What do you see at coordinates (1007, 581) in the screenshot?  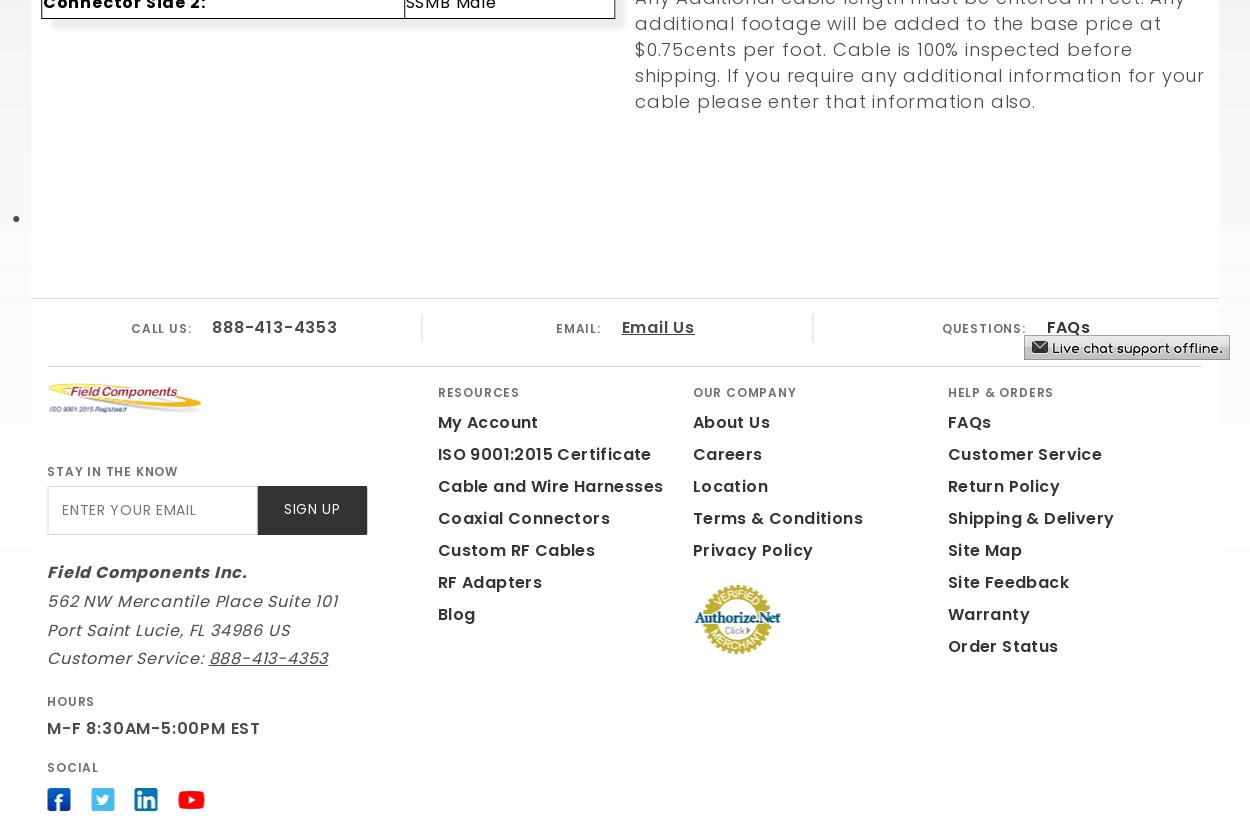 I see `'Site Feedback'` at bounding box center [1007, 581].